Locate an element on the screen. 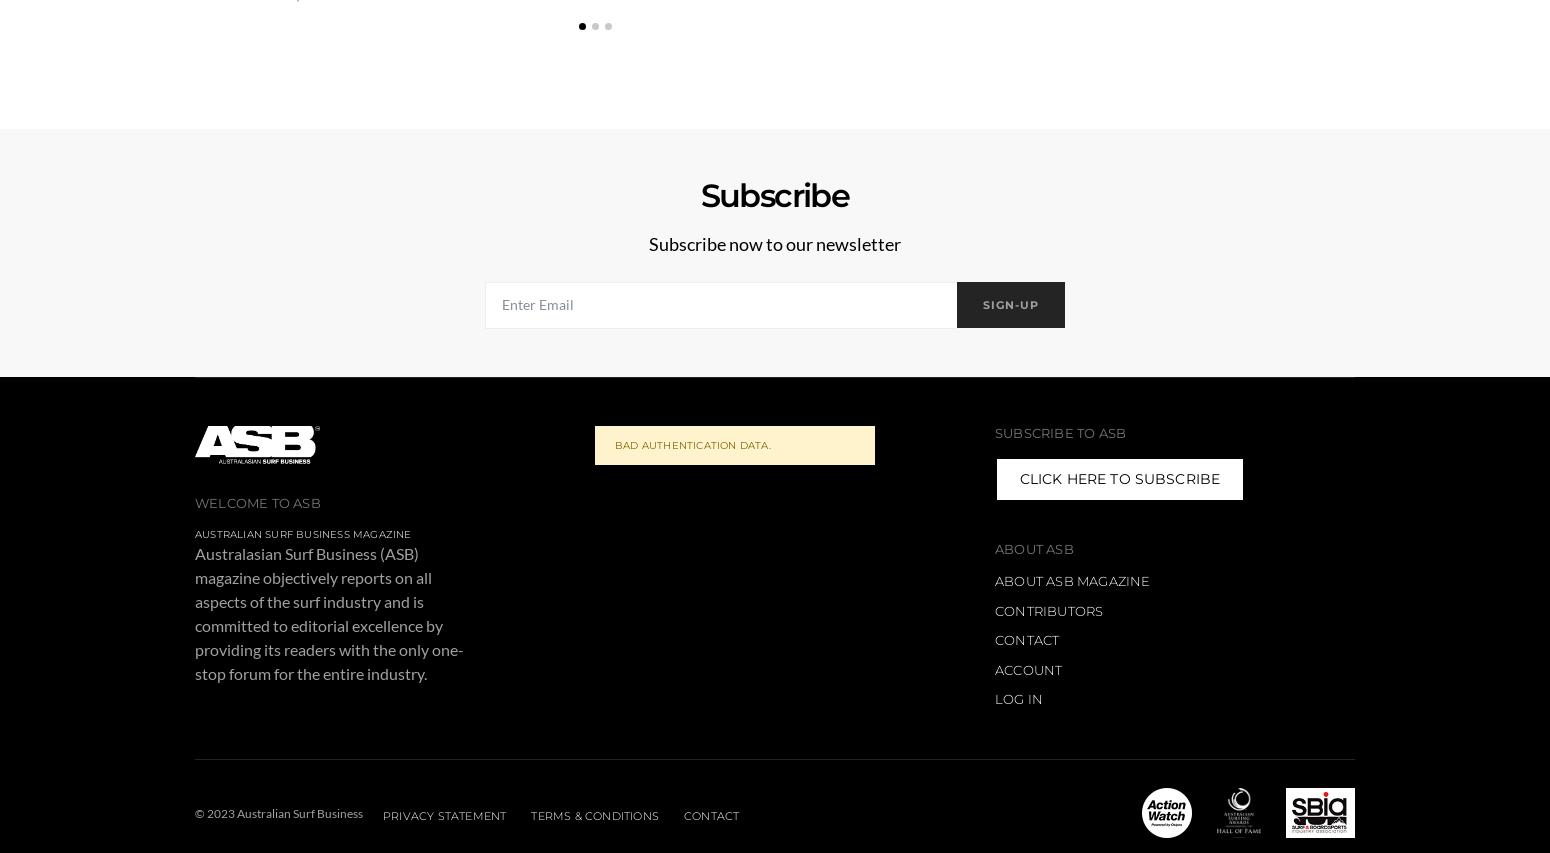 The image size is (1550, 853). 'Editor' is located at coordinates (1499, 9).